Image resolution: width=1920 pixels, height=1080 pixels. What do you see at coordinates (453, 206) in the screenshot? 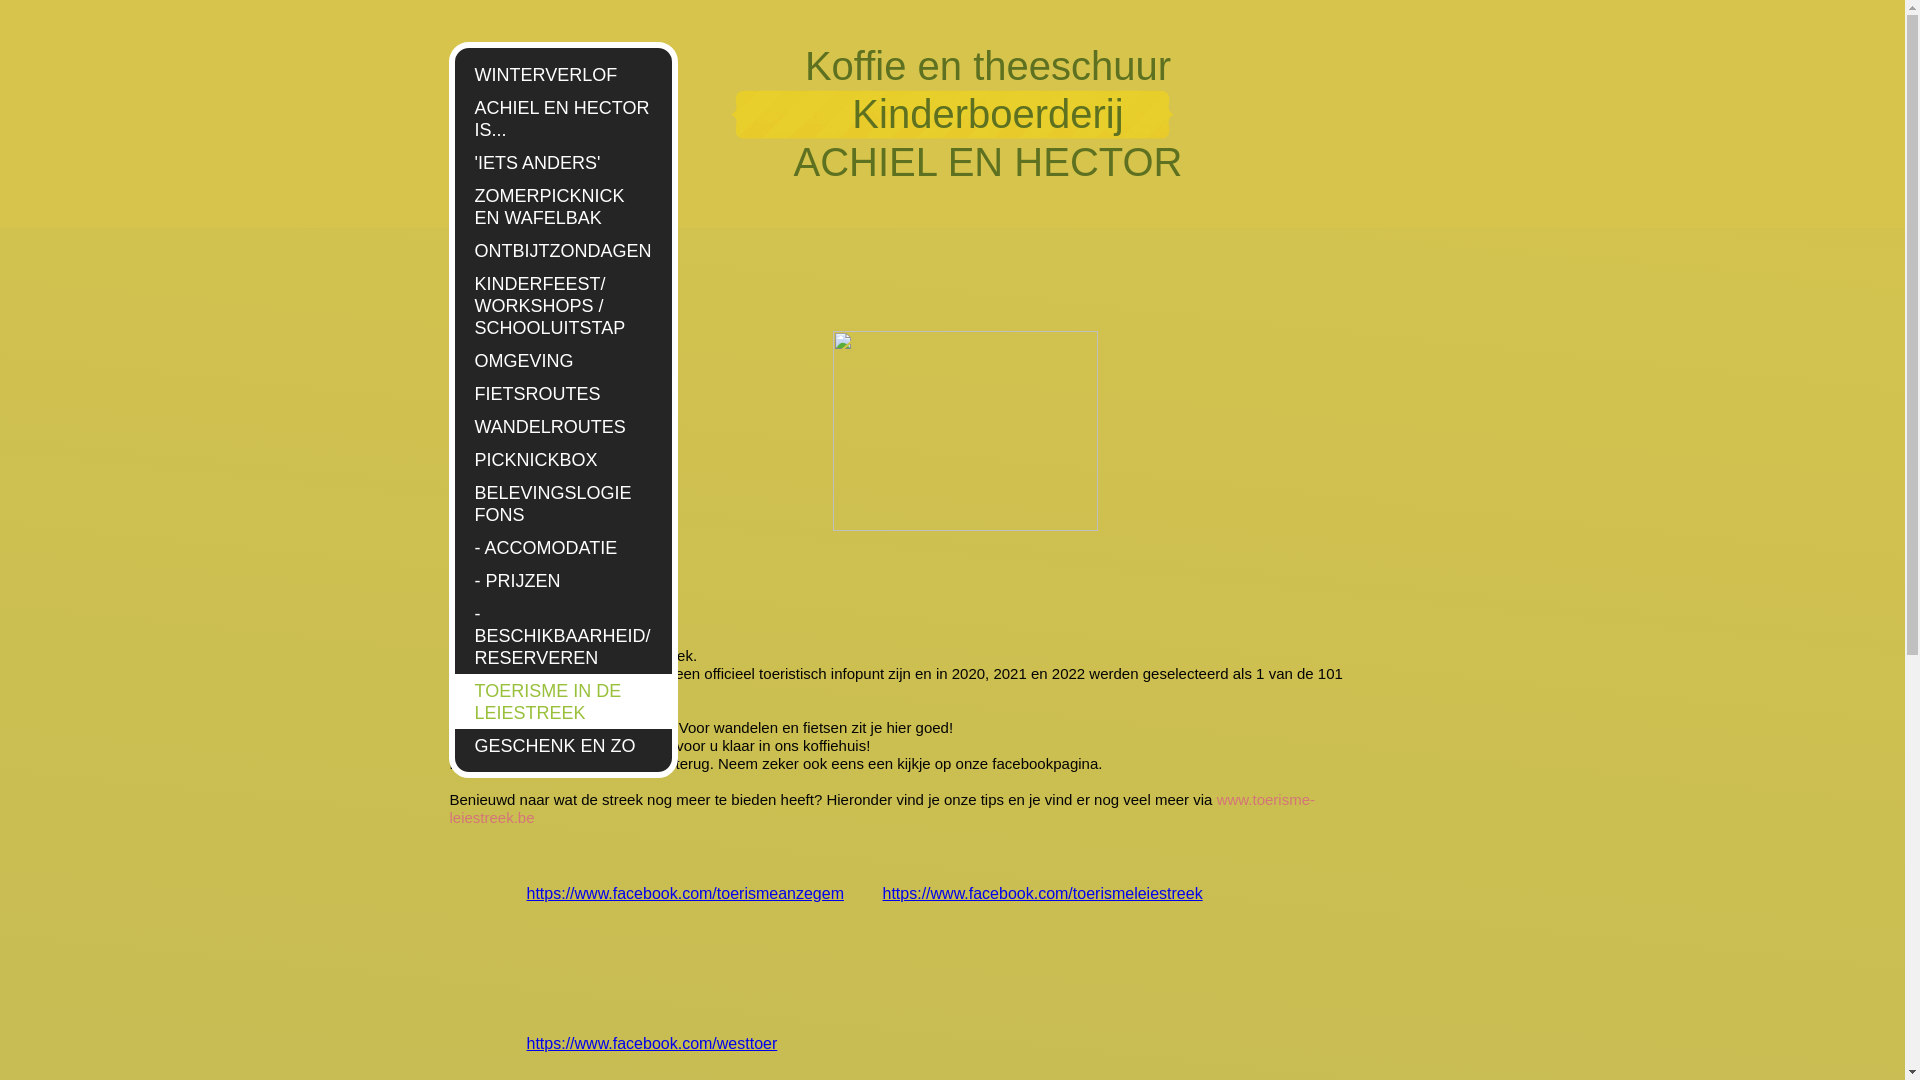
I see `'ZOMERPICKNICK EN WAFELBAK'` at bounding box center [453, 206].